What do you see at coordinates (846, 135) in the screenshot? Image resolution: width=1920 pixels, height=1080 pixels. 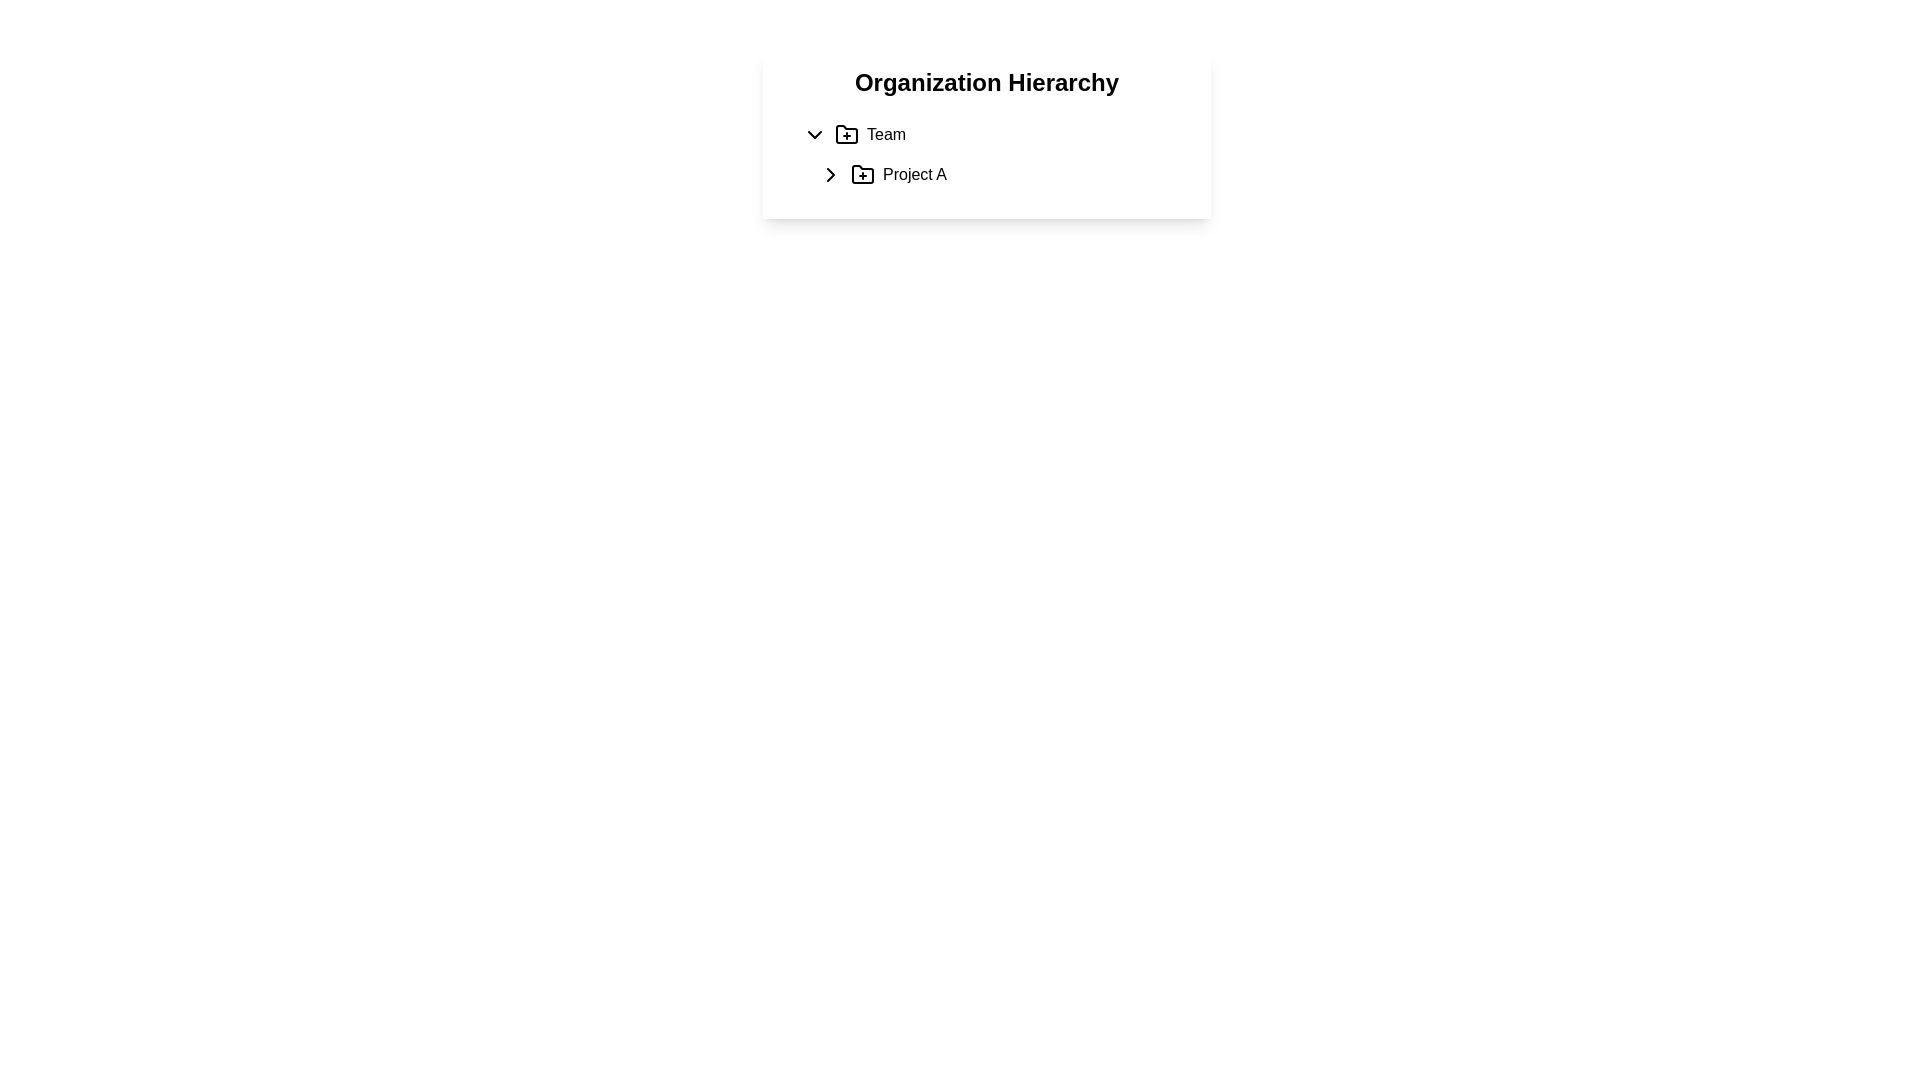 I see `the small folder-like icon with a plus symbol at its center, located beside the label 'Team'` at bounding box center [846, 135].